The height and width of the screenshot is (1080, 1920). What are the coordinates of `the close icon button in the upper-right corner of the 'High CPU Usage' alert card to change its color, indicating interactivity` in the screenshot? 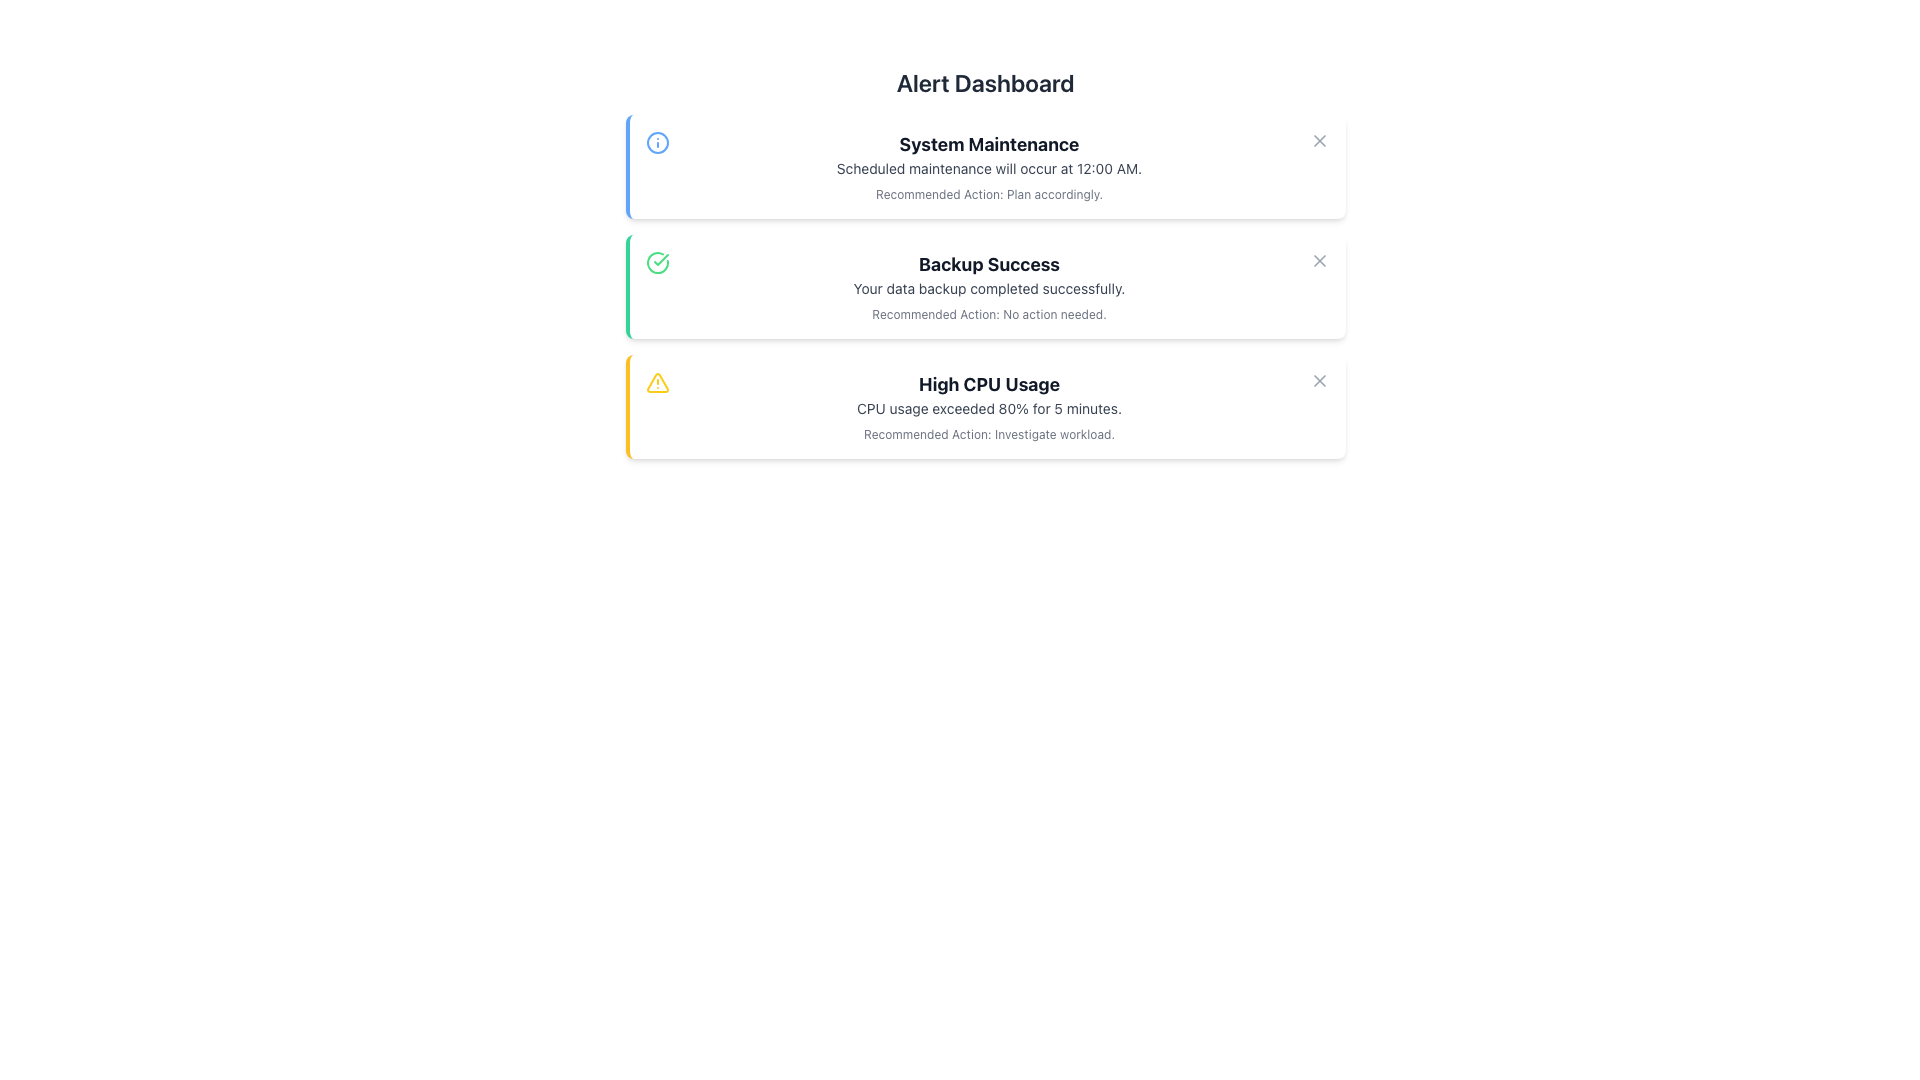 It's located at (1319, 381).